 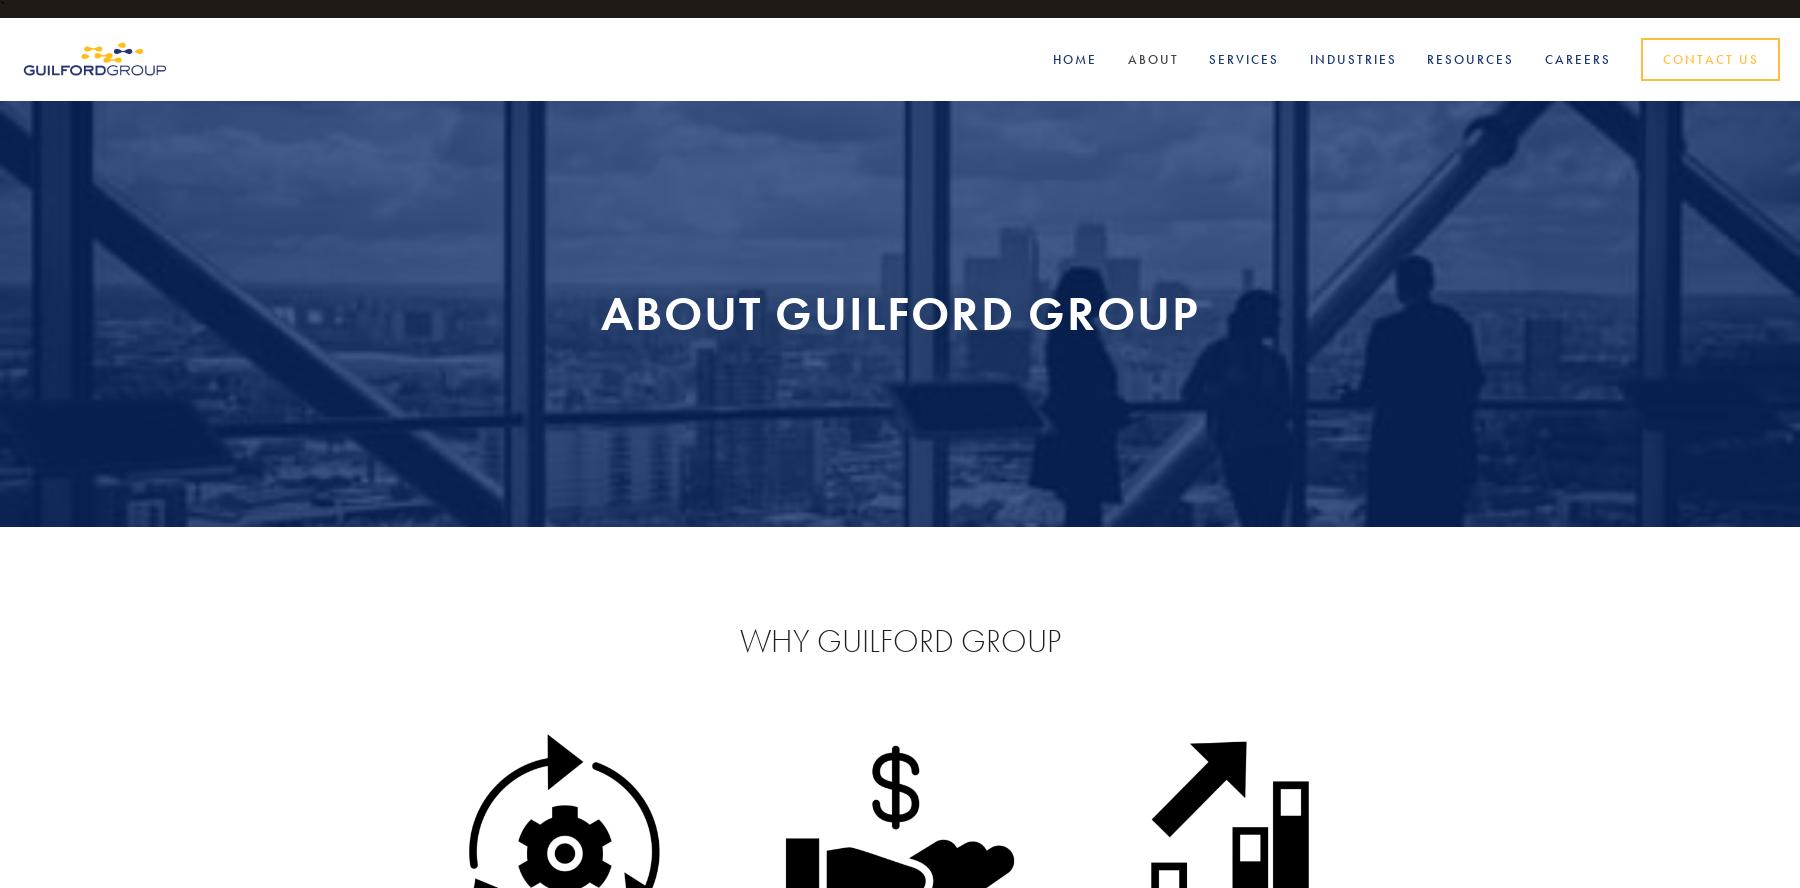 I want to click on 'WHY GUILFORD GROUP', so click(x=899, y=640).